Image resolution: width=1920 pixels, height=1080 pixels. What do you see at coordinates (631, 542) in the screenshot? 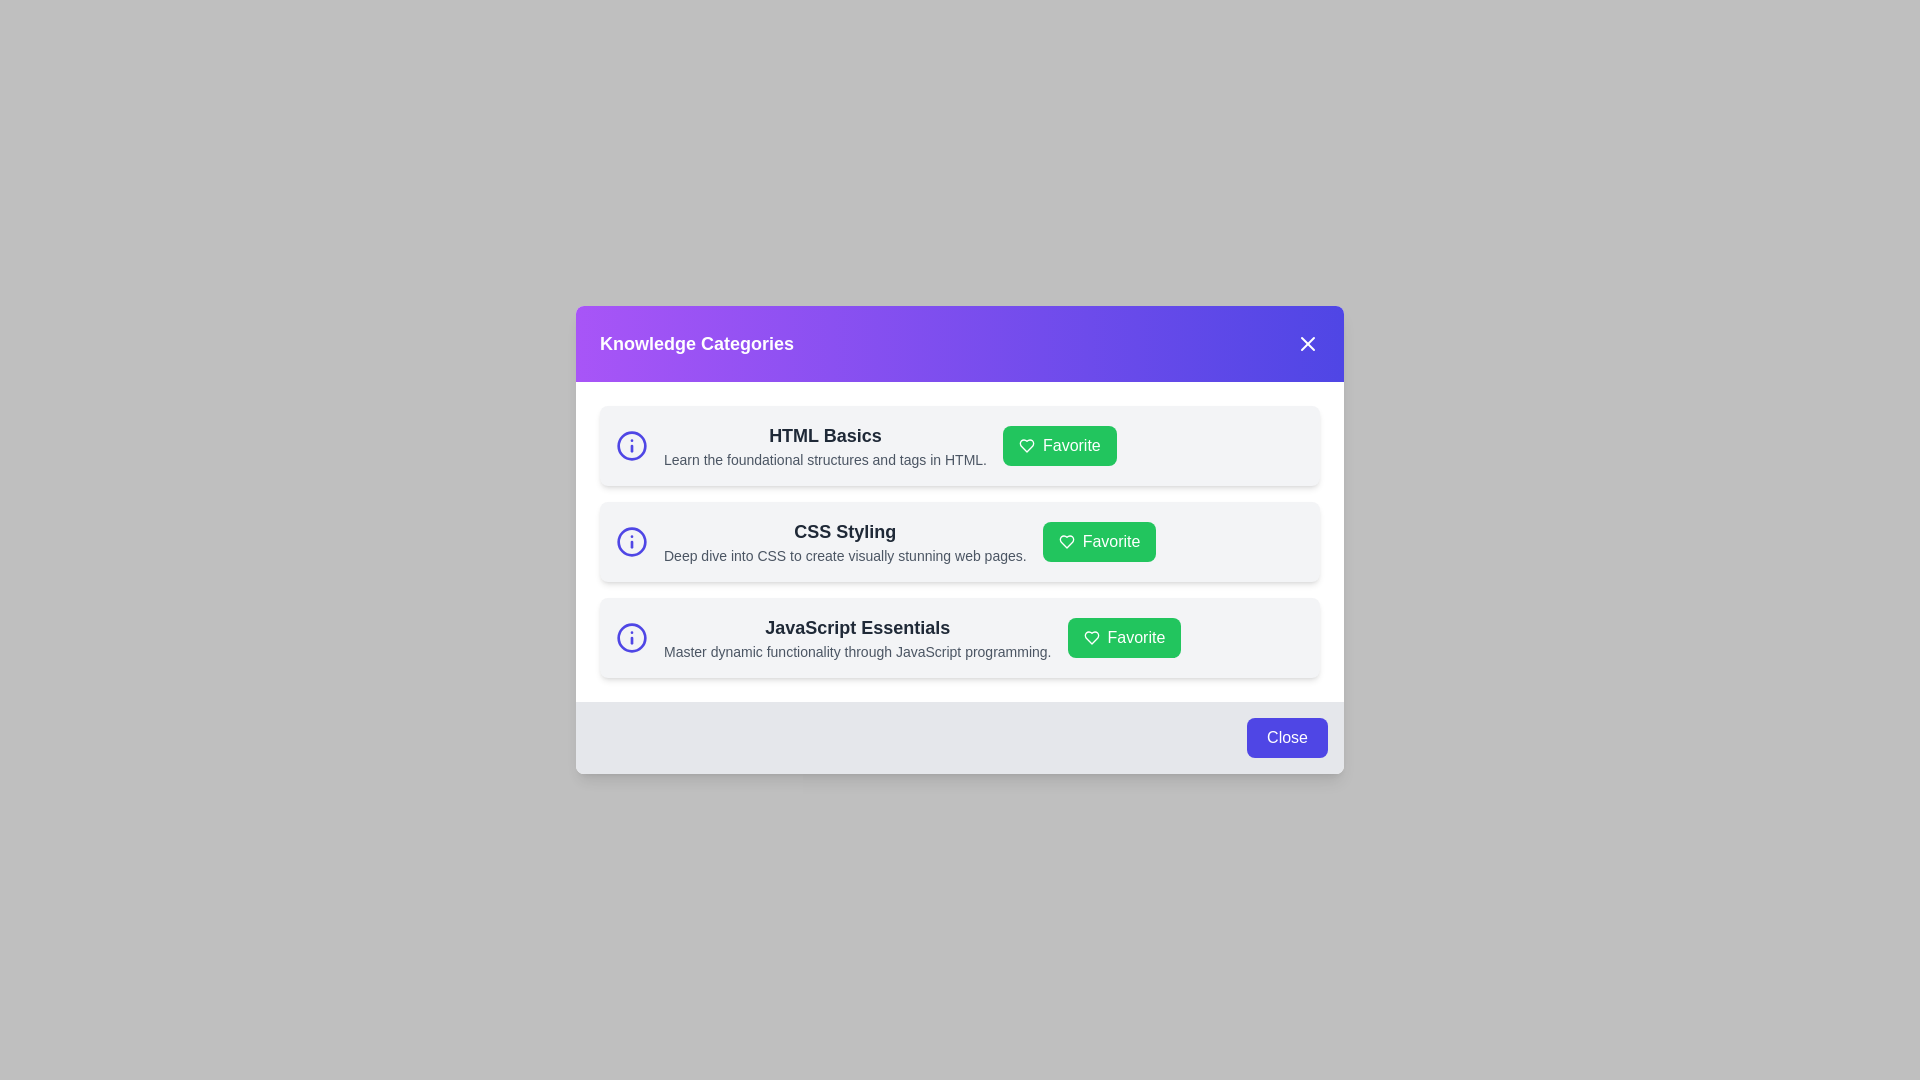
I see `the information icon located to the left of the 'CSS Styling' text title within the card layout to provide additional context or information` at bounding box center [631, 542].